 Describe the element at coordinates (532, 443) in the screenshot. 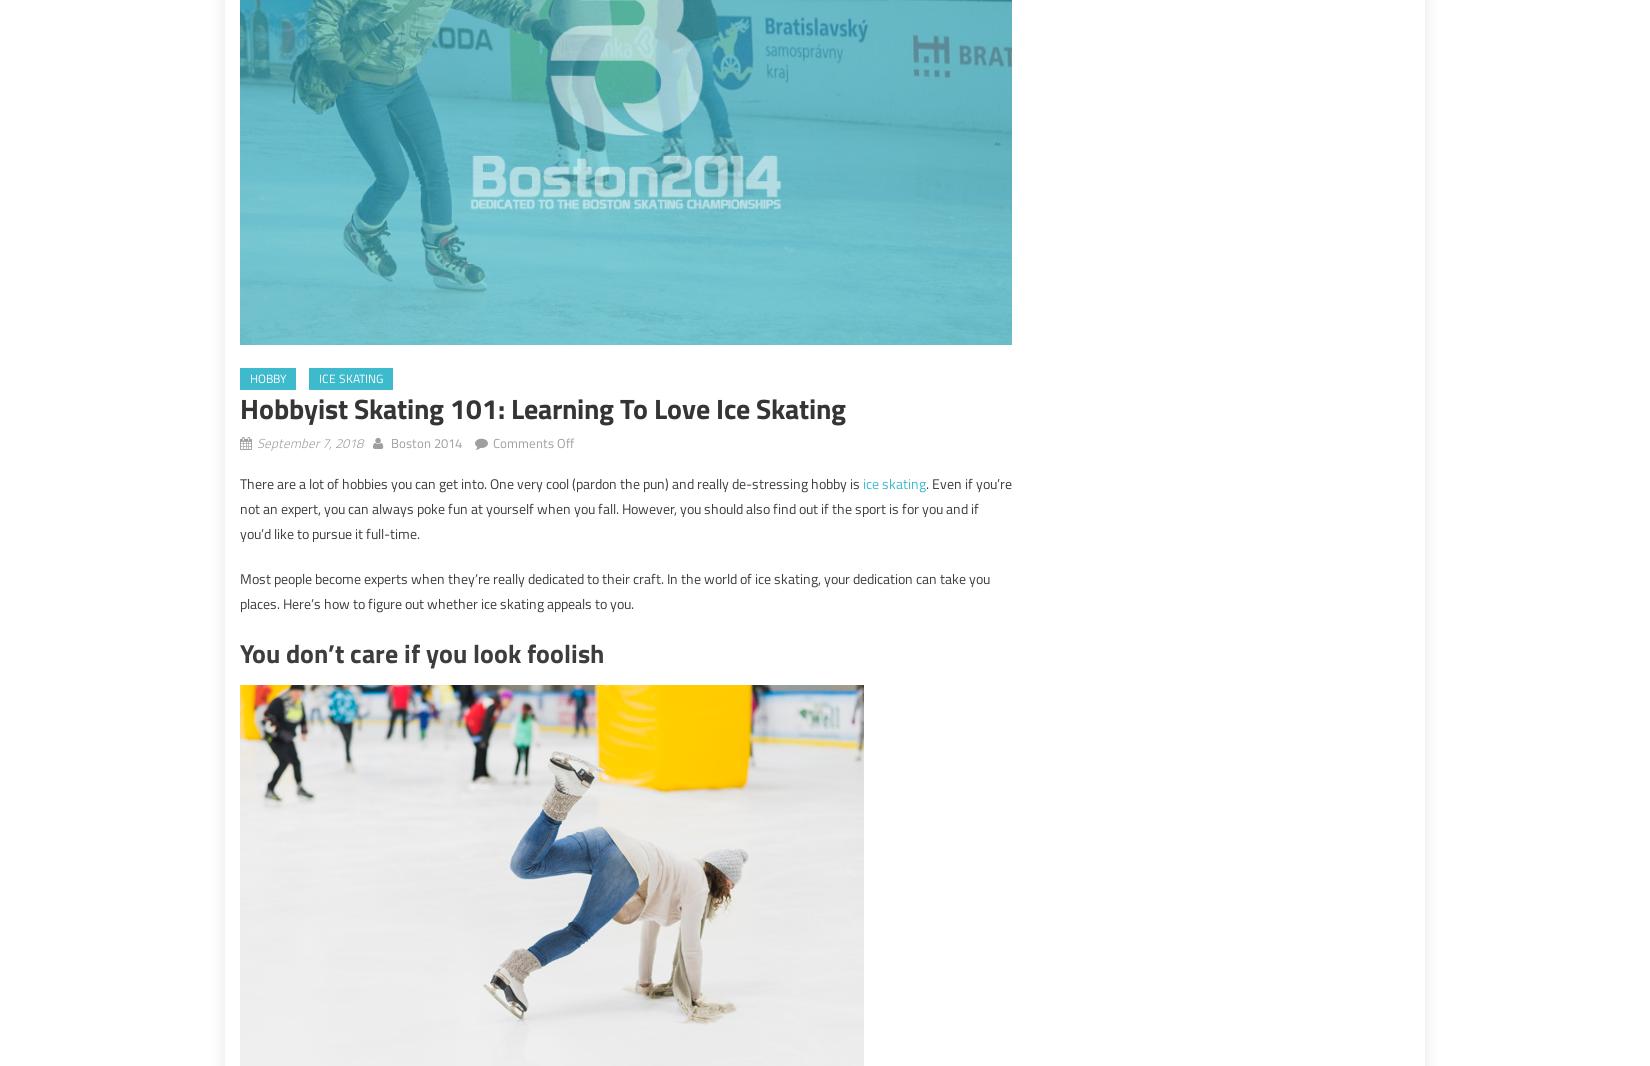

I see `'Comments Off'` at that location.